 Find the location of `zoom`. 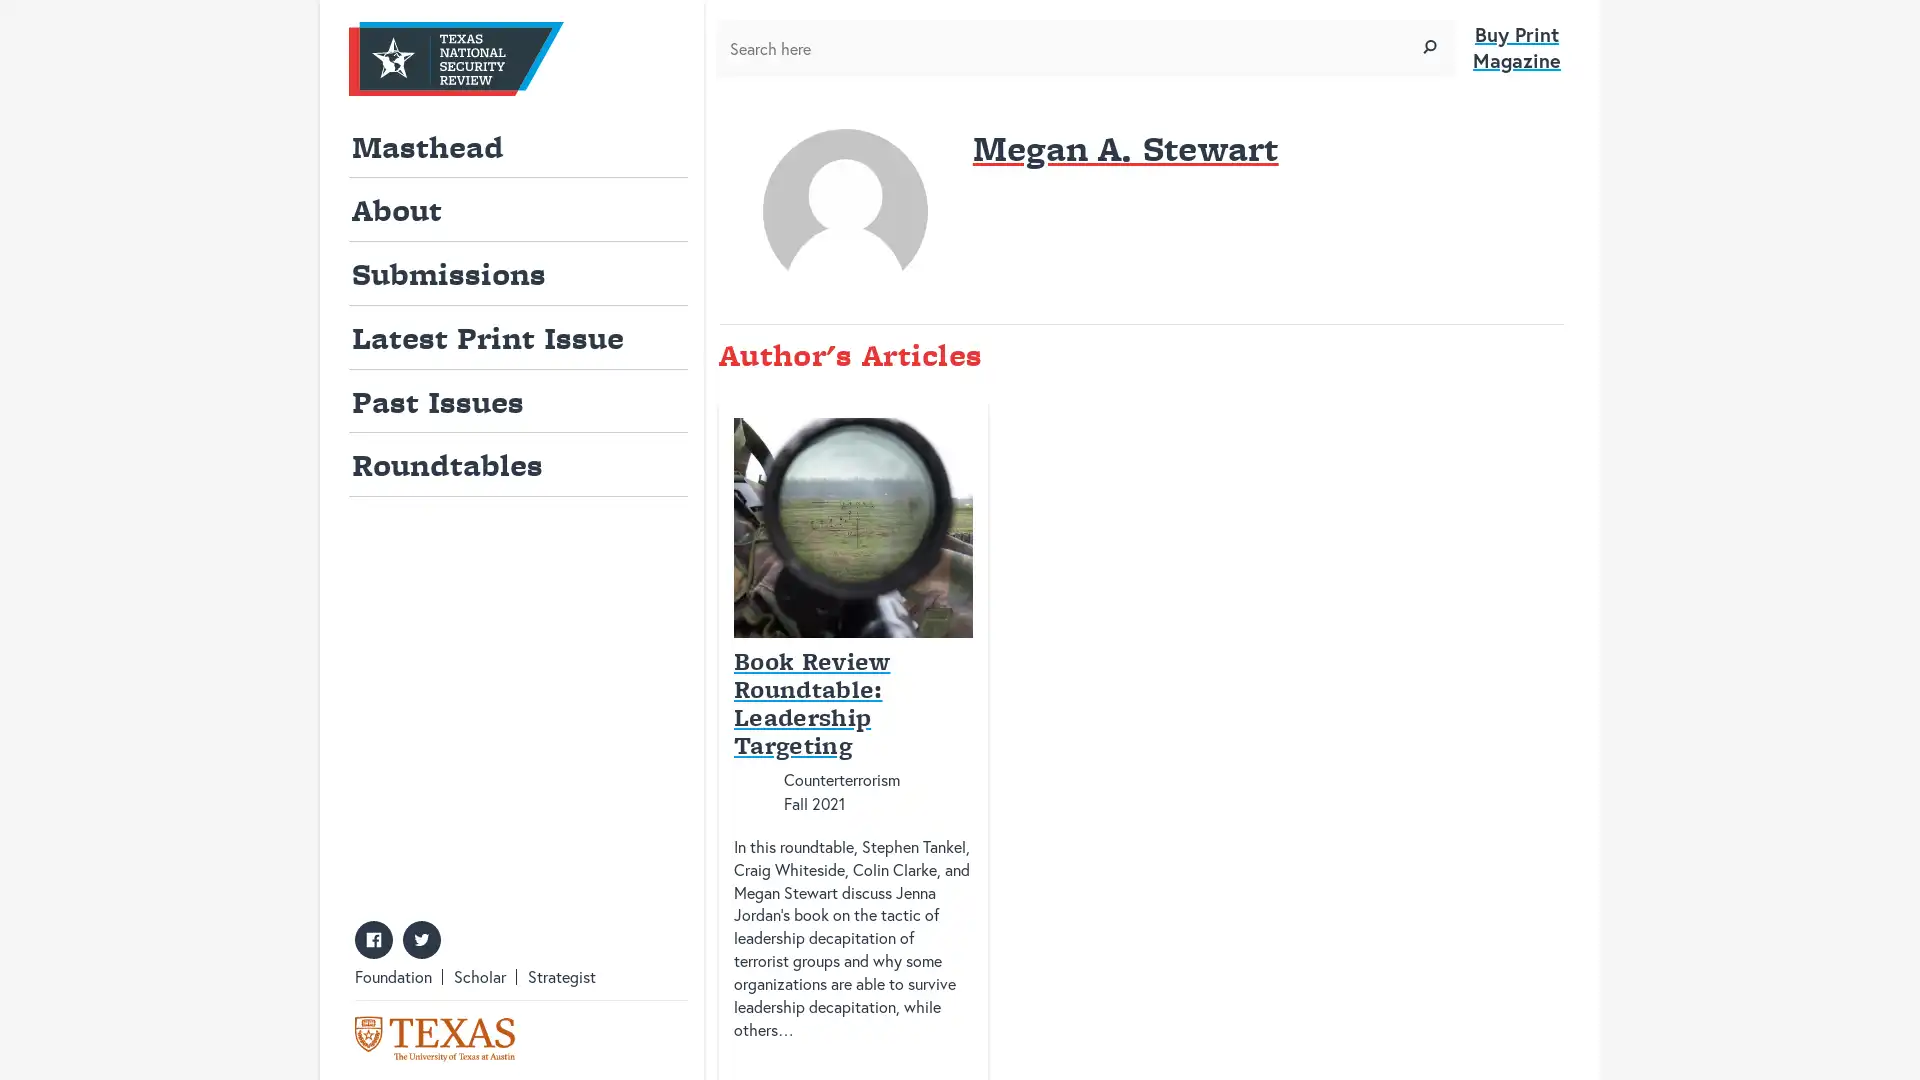

zoom is located at coordinates (1429, 46).